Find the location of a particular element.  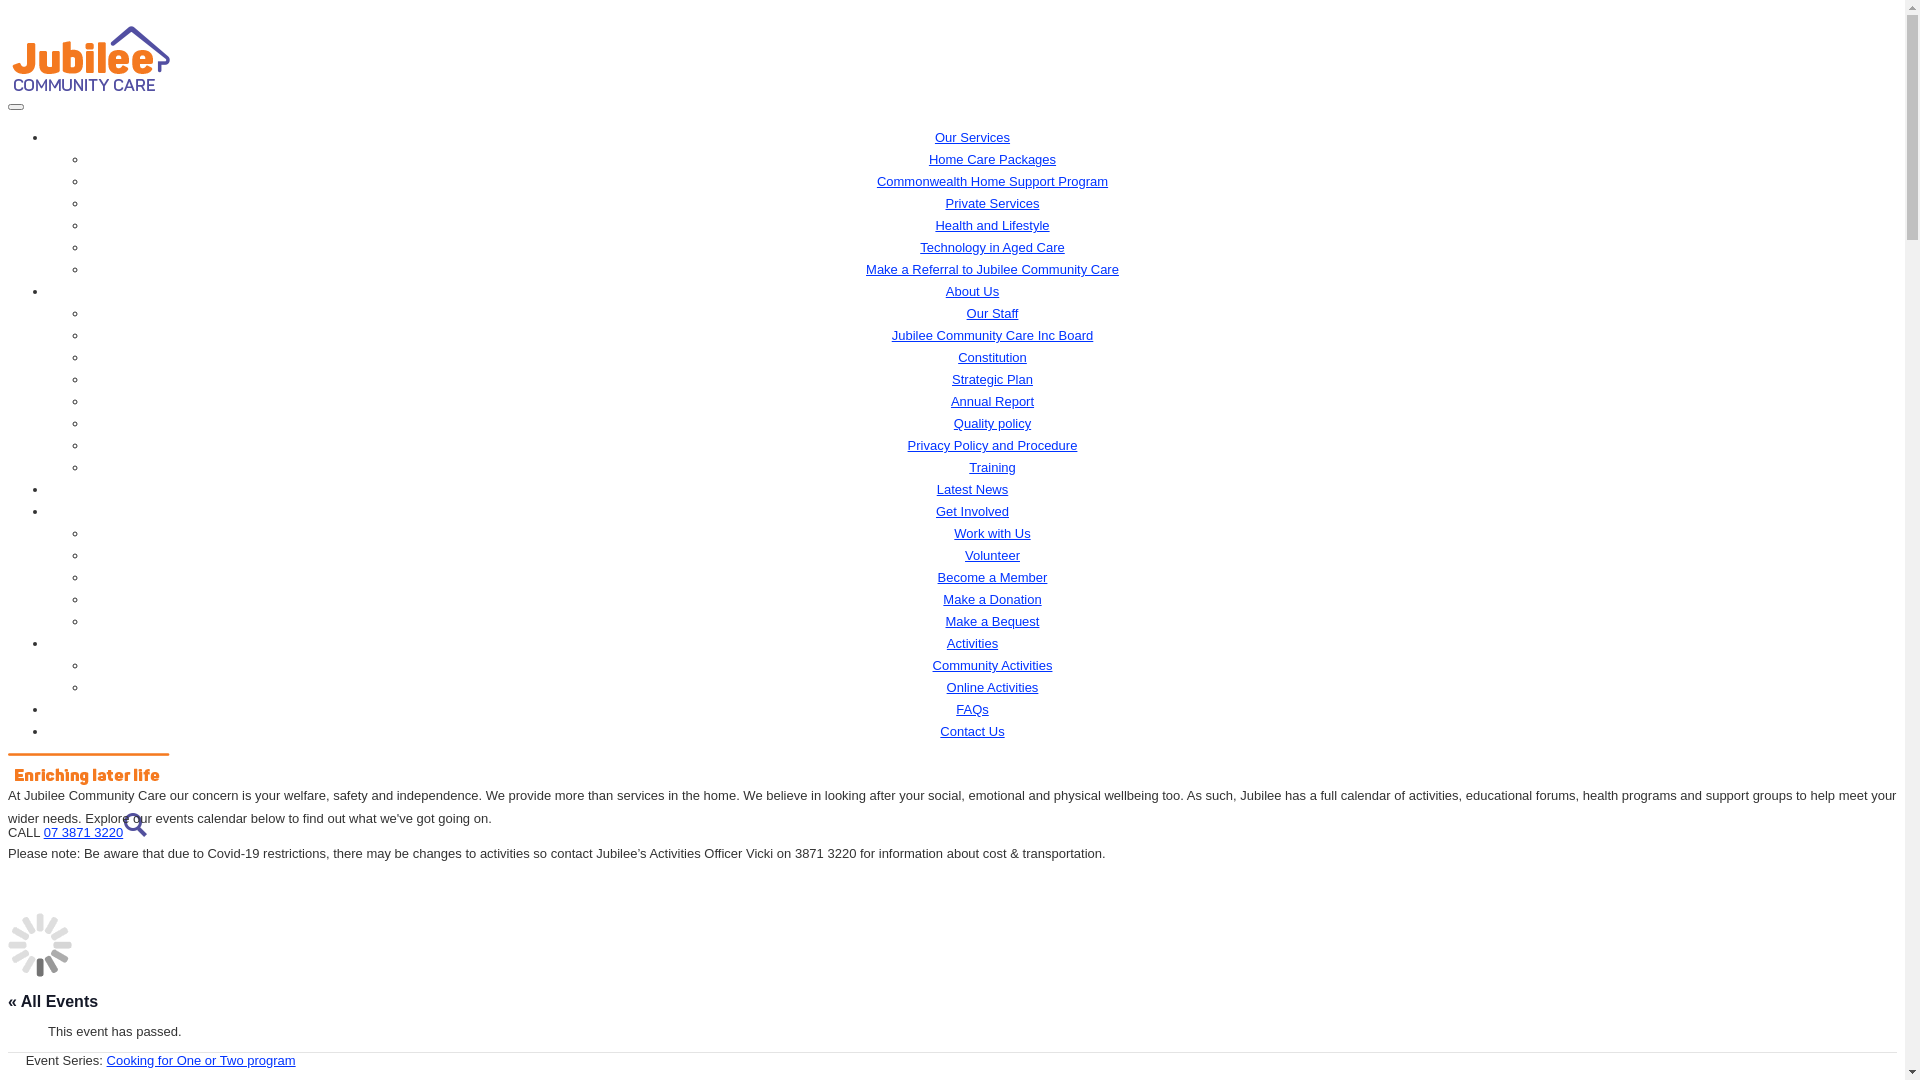

'Privacy Policy and Procedure' is located at coordinates (993, 444).